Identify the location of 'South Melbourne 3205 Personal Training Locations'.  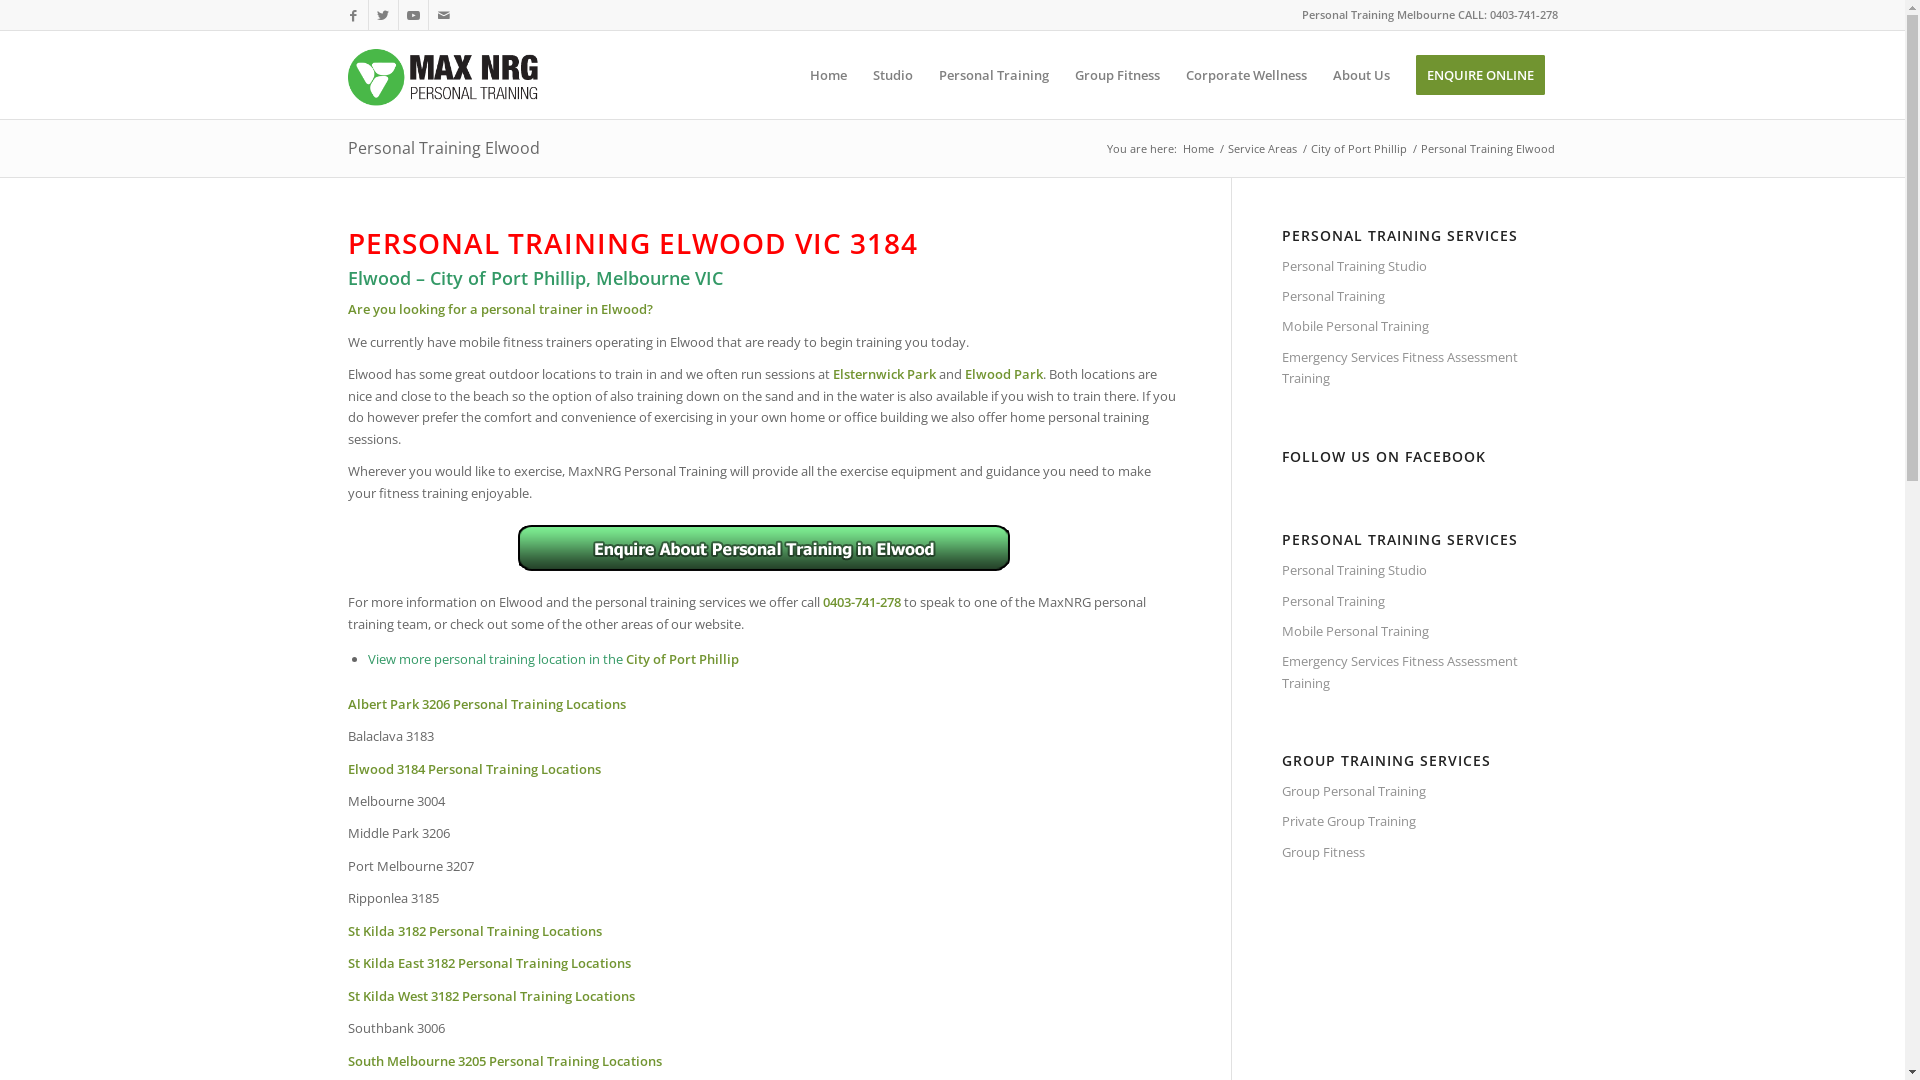
(504, 1059).